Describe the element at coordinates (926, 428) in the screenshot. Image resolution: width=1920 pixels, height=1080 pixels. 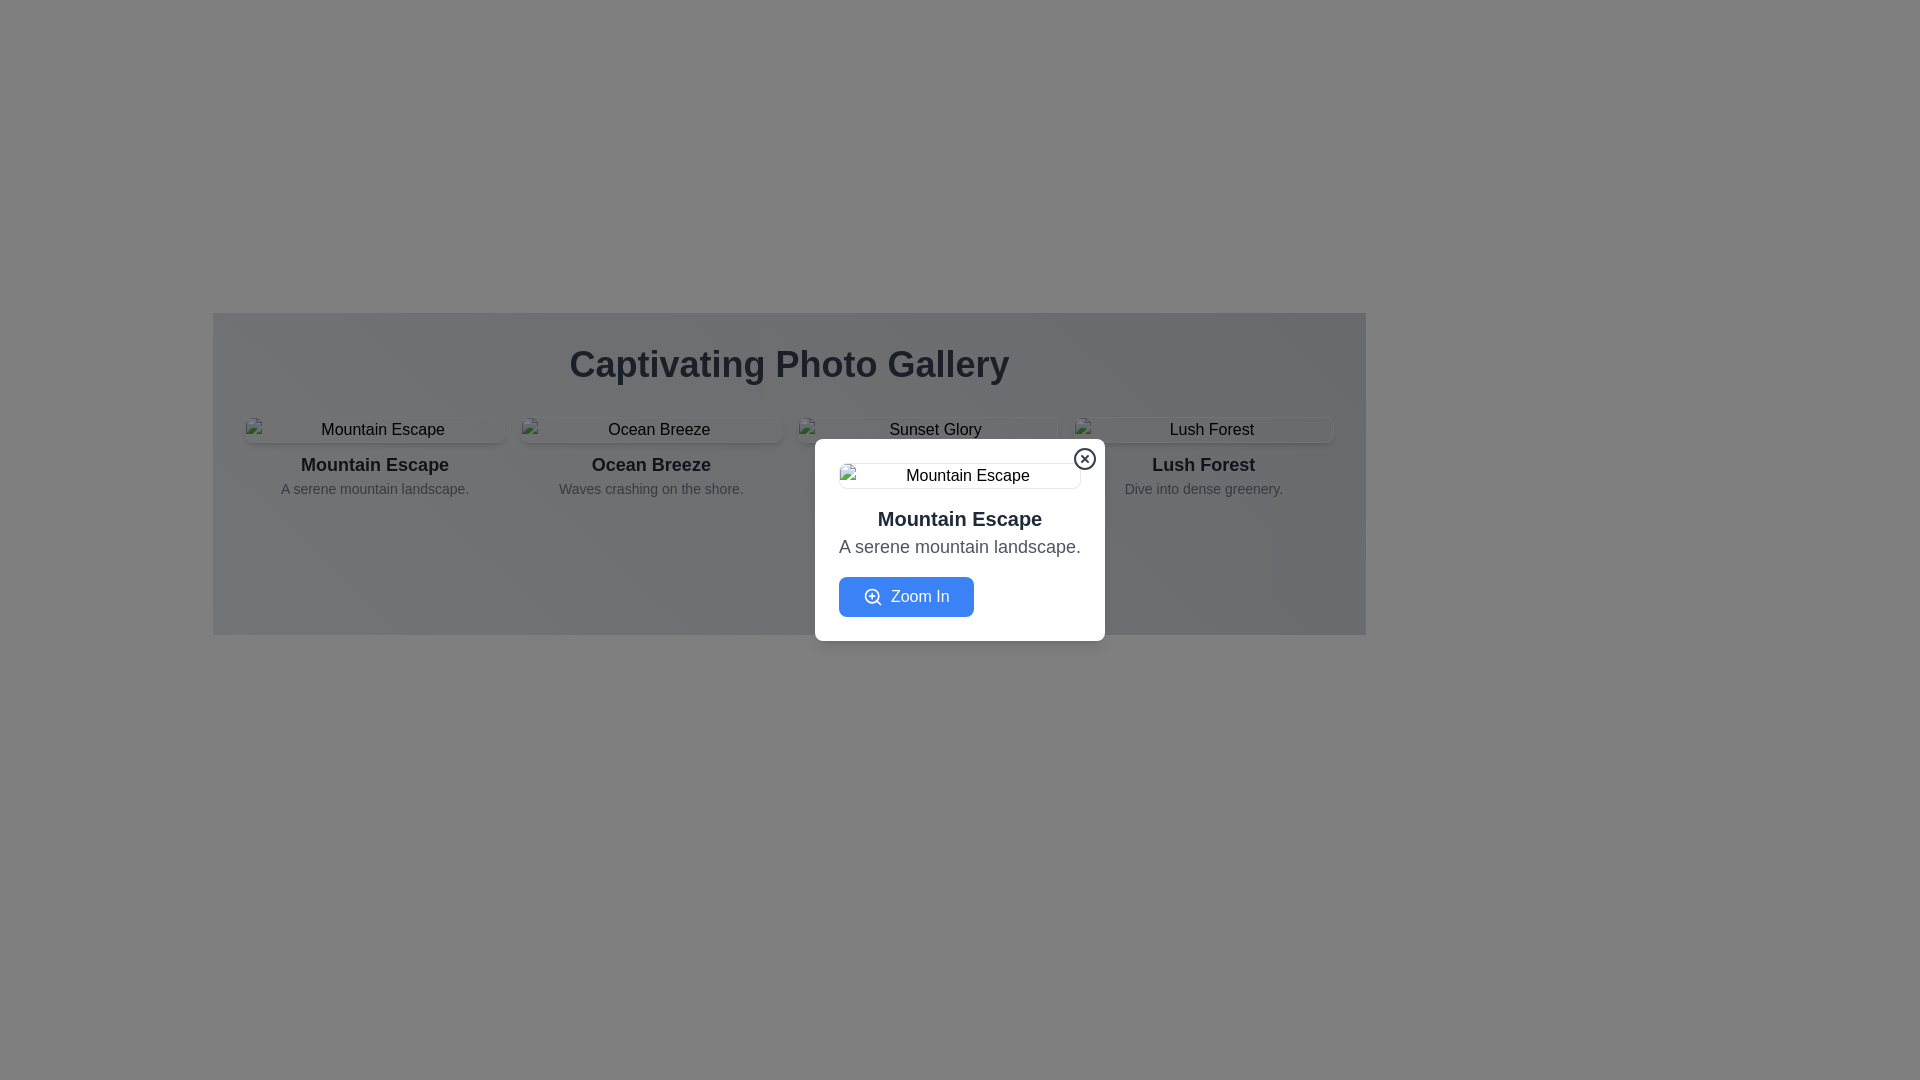
I see `alt text of the 'Sunset Glory' image in the photo gallery interface, which is the uppermost component of its card` at that location.